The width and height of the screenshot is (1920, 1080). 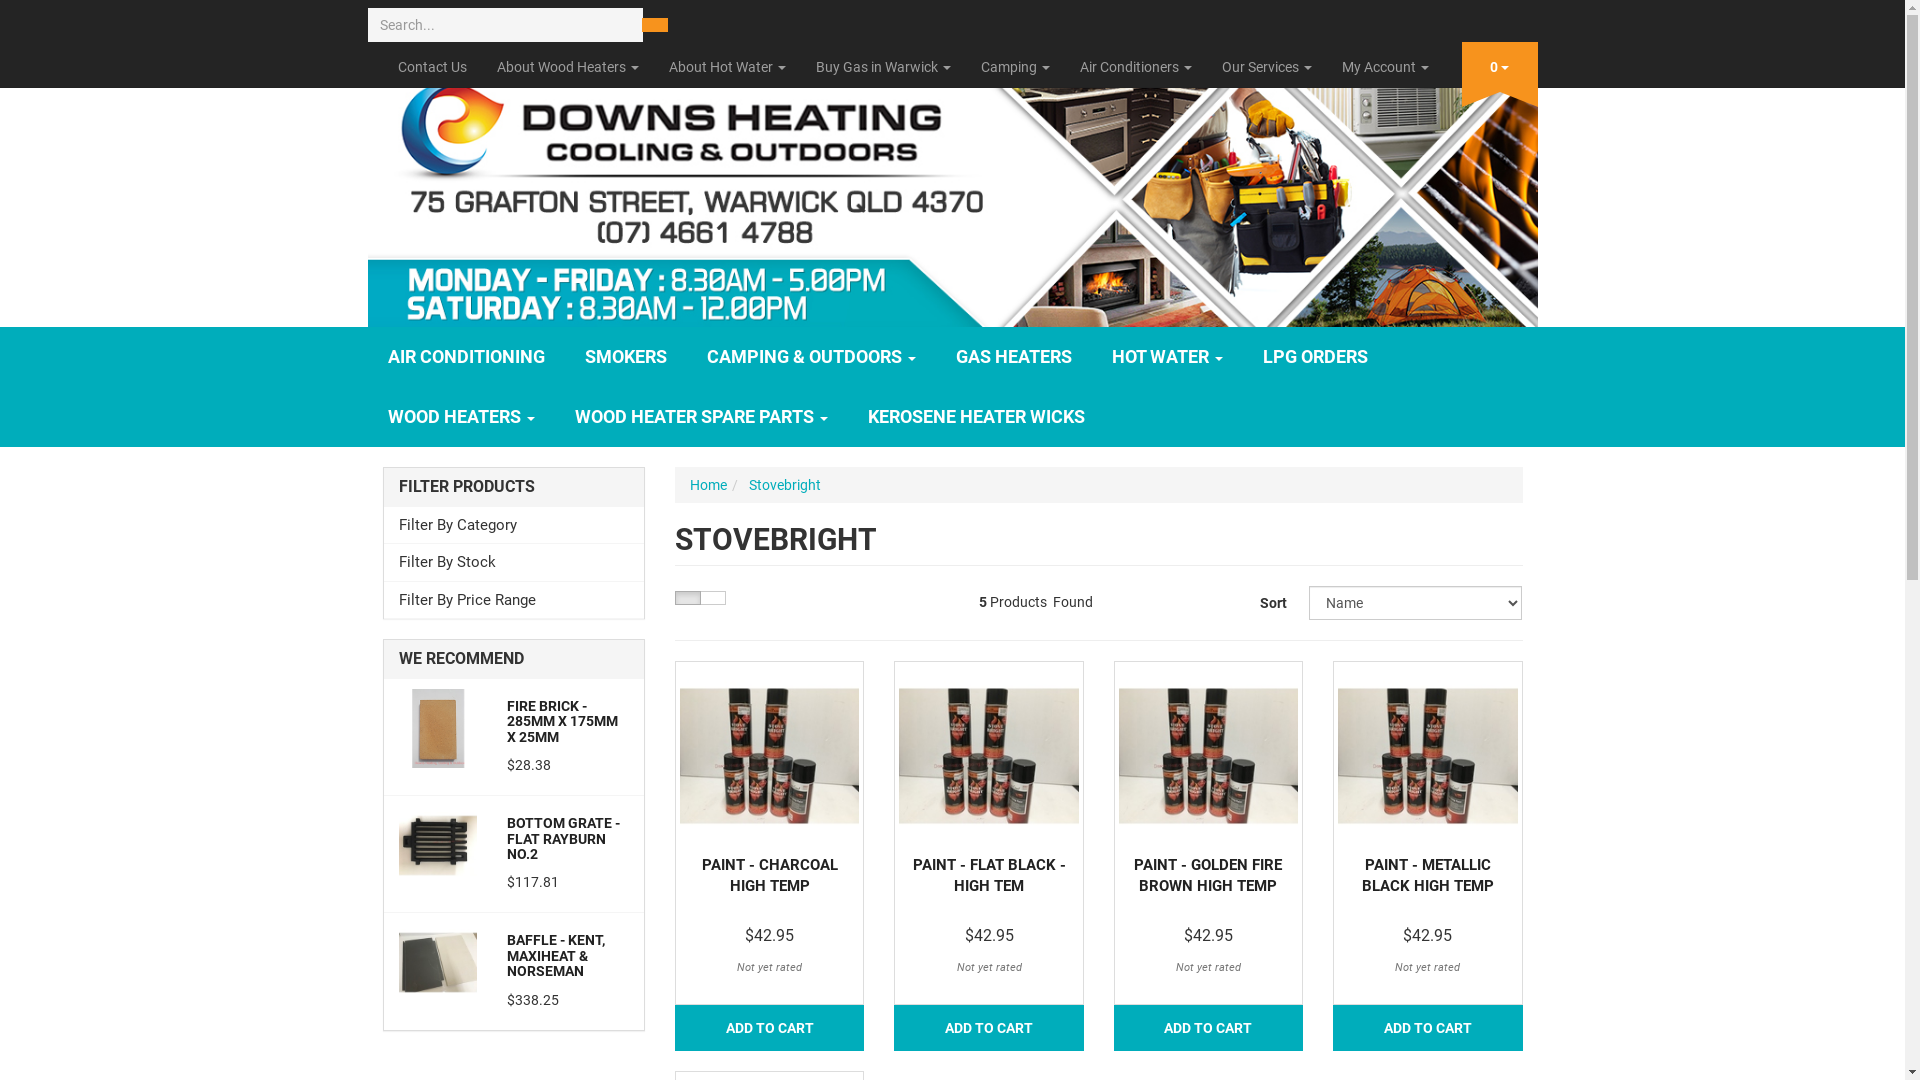 I want to click on '0', so click(x=1462, y=61).